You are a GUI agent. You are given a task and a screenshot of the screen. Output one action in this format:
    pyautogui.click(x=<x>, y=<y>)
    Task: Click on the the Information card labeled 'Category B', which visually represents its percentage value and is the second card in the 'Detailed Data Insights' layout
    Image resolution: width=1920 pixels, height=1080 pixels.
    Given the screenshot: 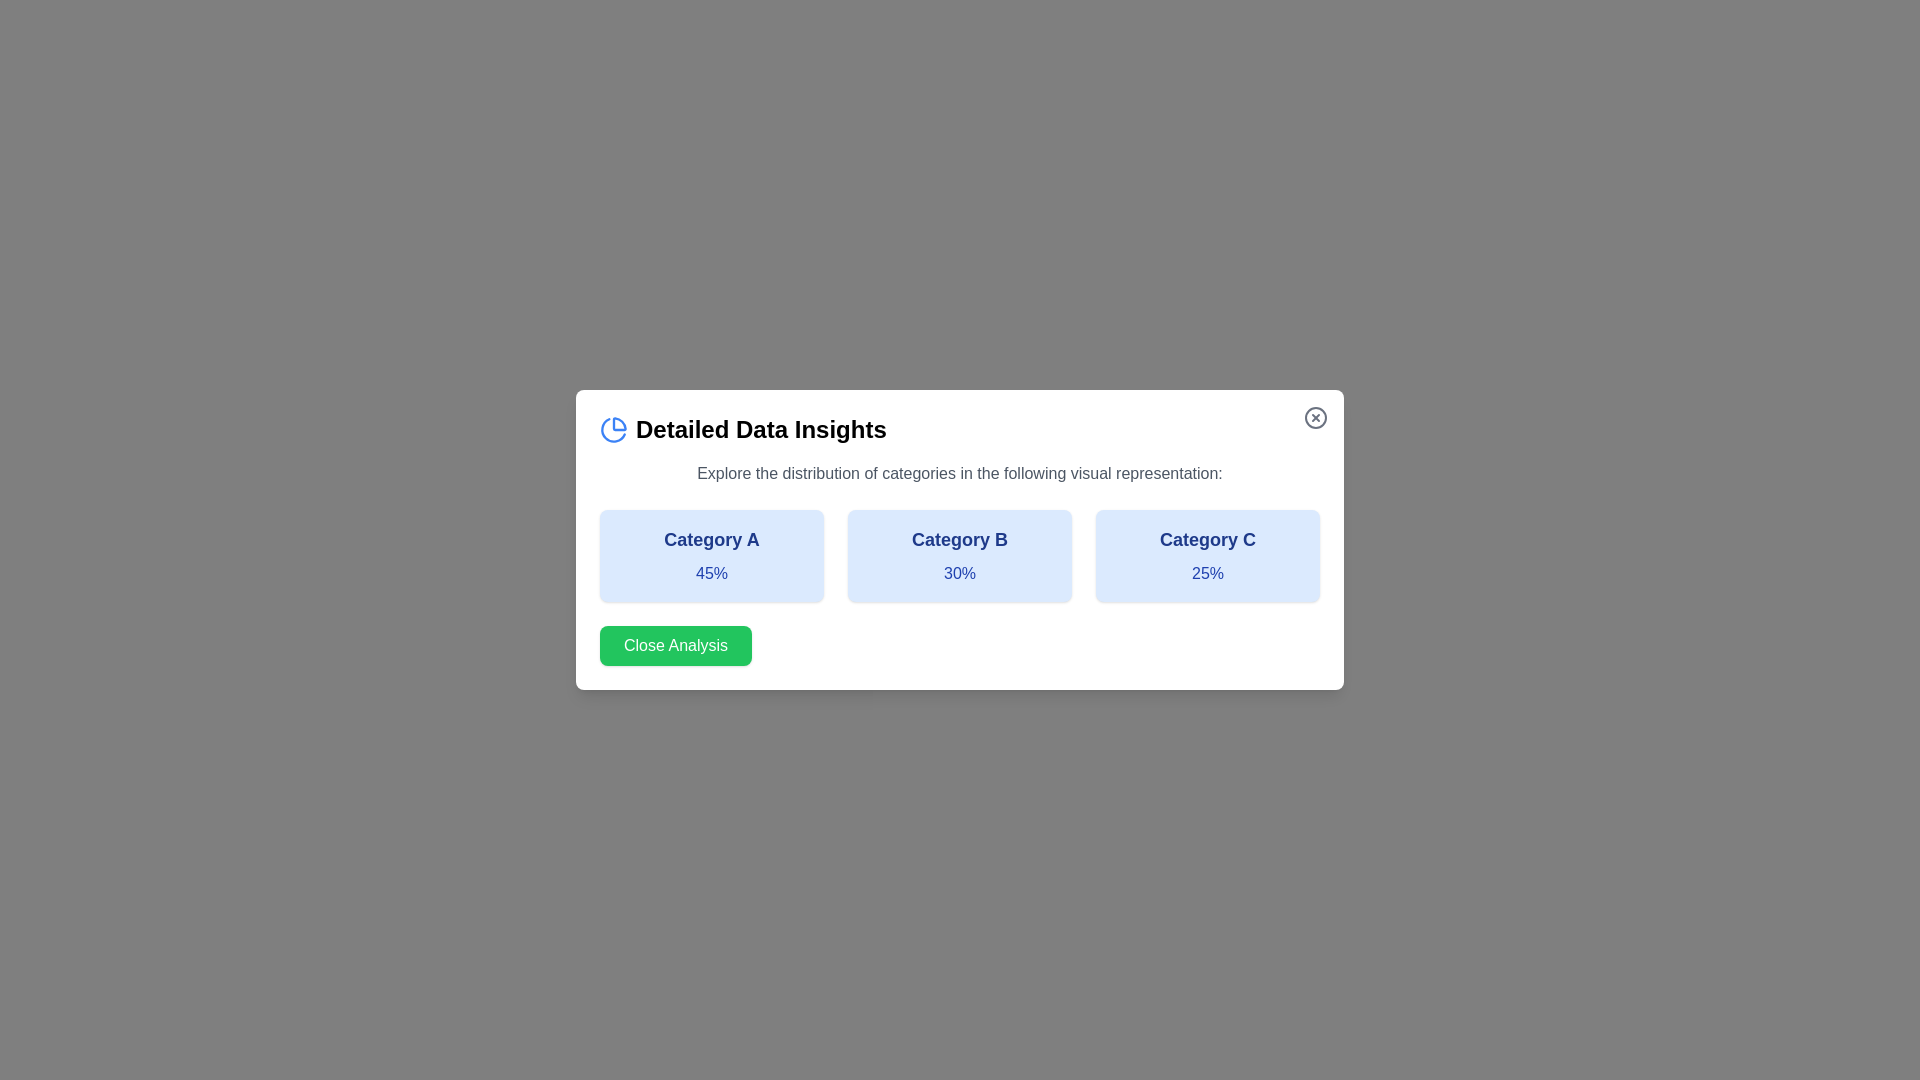 What is the action you would take?
    pyautogui.click(x=960, y=555)
    